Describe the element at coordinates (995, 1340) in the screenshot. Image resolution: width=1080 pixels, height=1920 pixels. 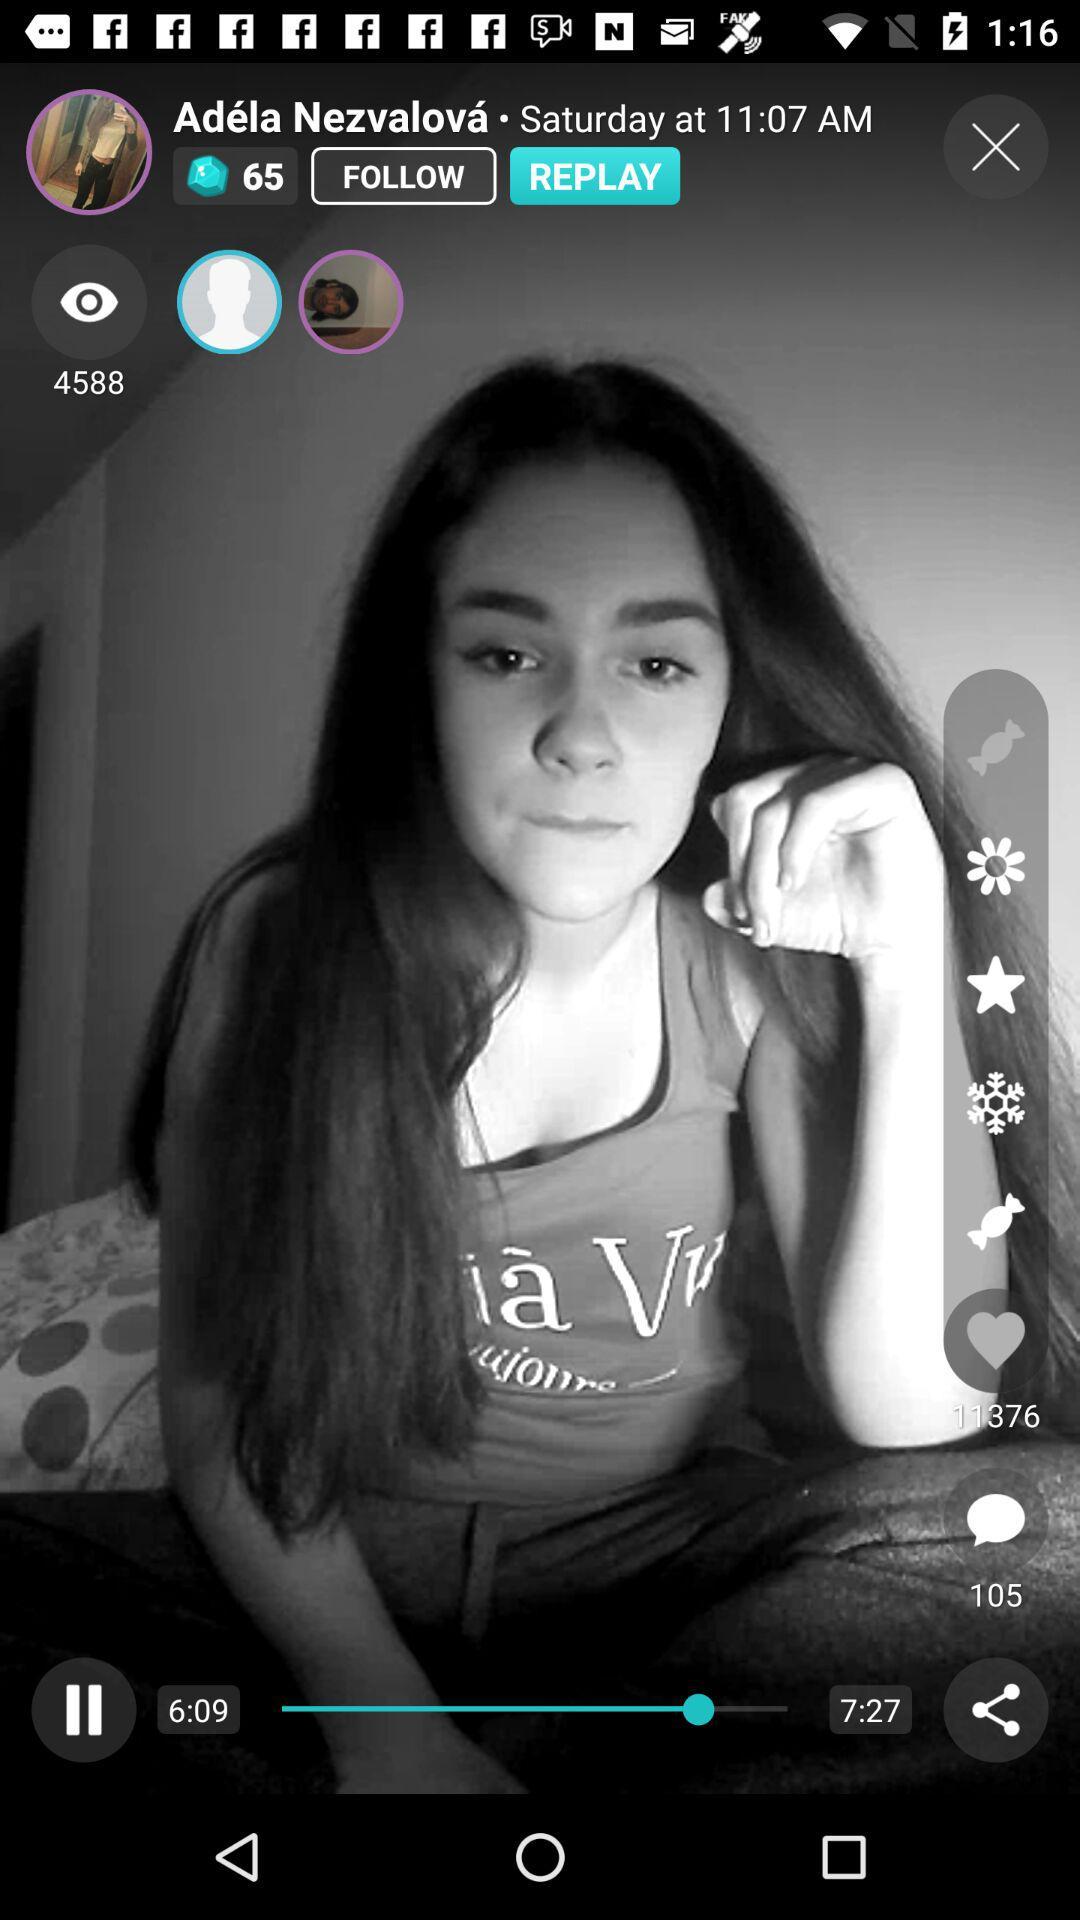
I see `love` at that location.